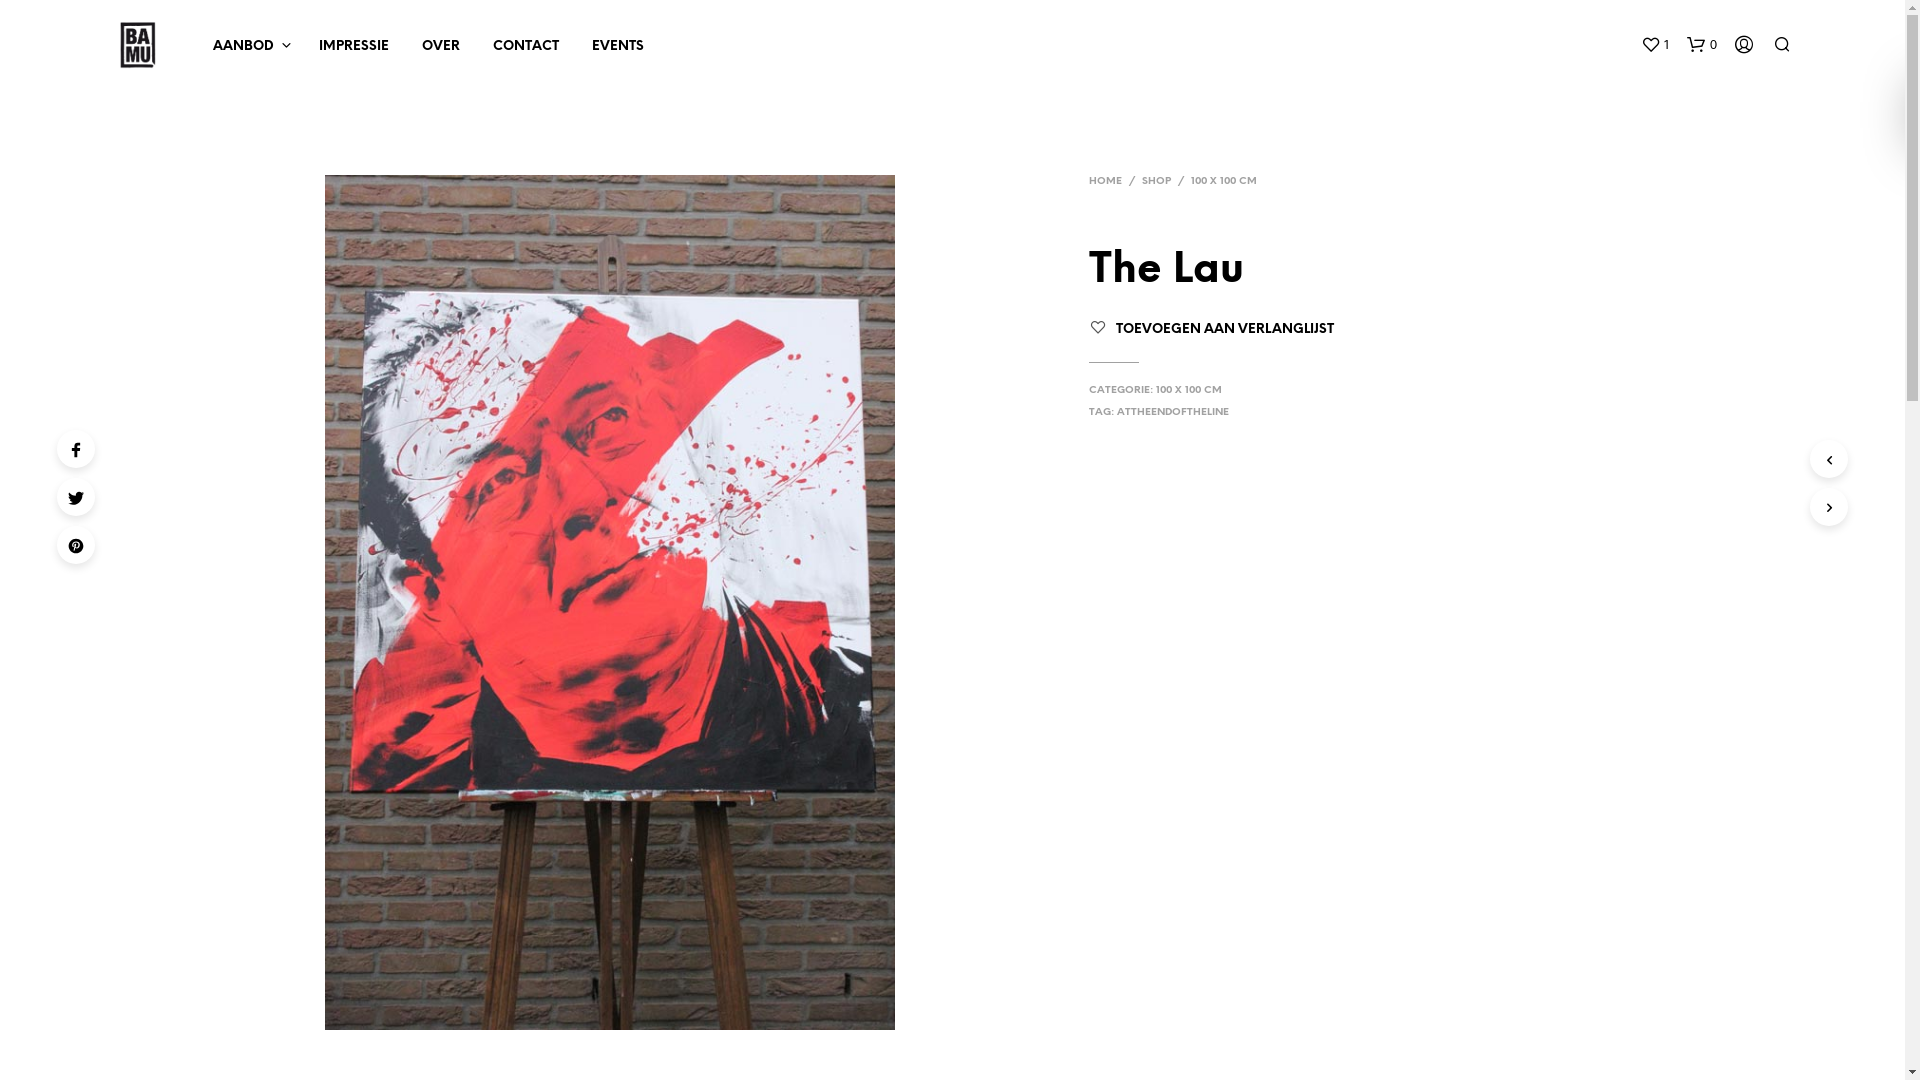  I want to click on 'EVENTS', so click(616, 45).